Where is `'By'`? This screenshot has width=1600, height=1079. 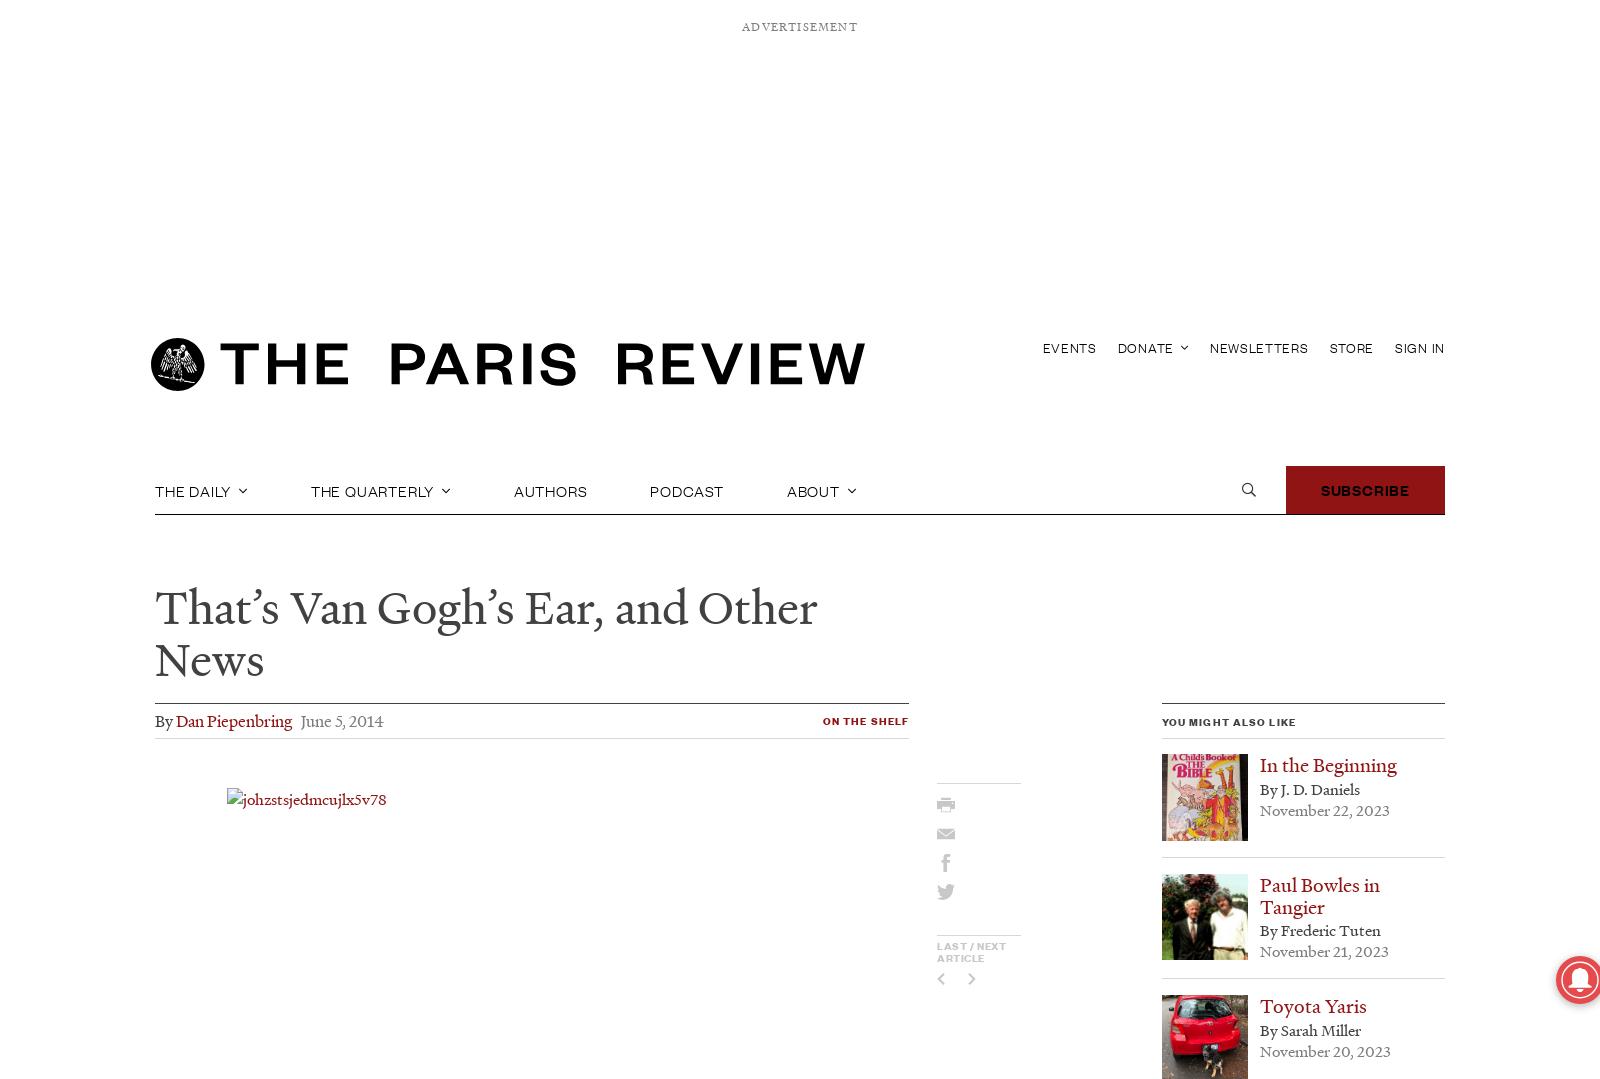
'By' is located at coordinates (164, 718).